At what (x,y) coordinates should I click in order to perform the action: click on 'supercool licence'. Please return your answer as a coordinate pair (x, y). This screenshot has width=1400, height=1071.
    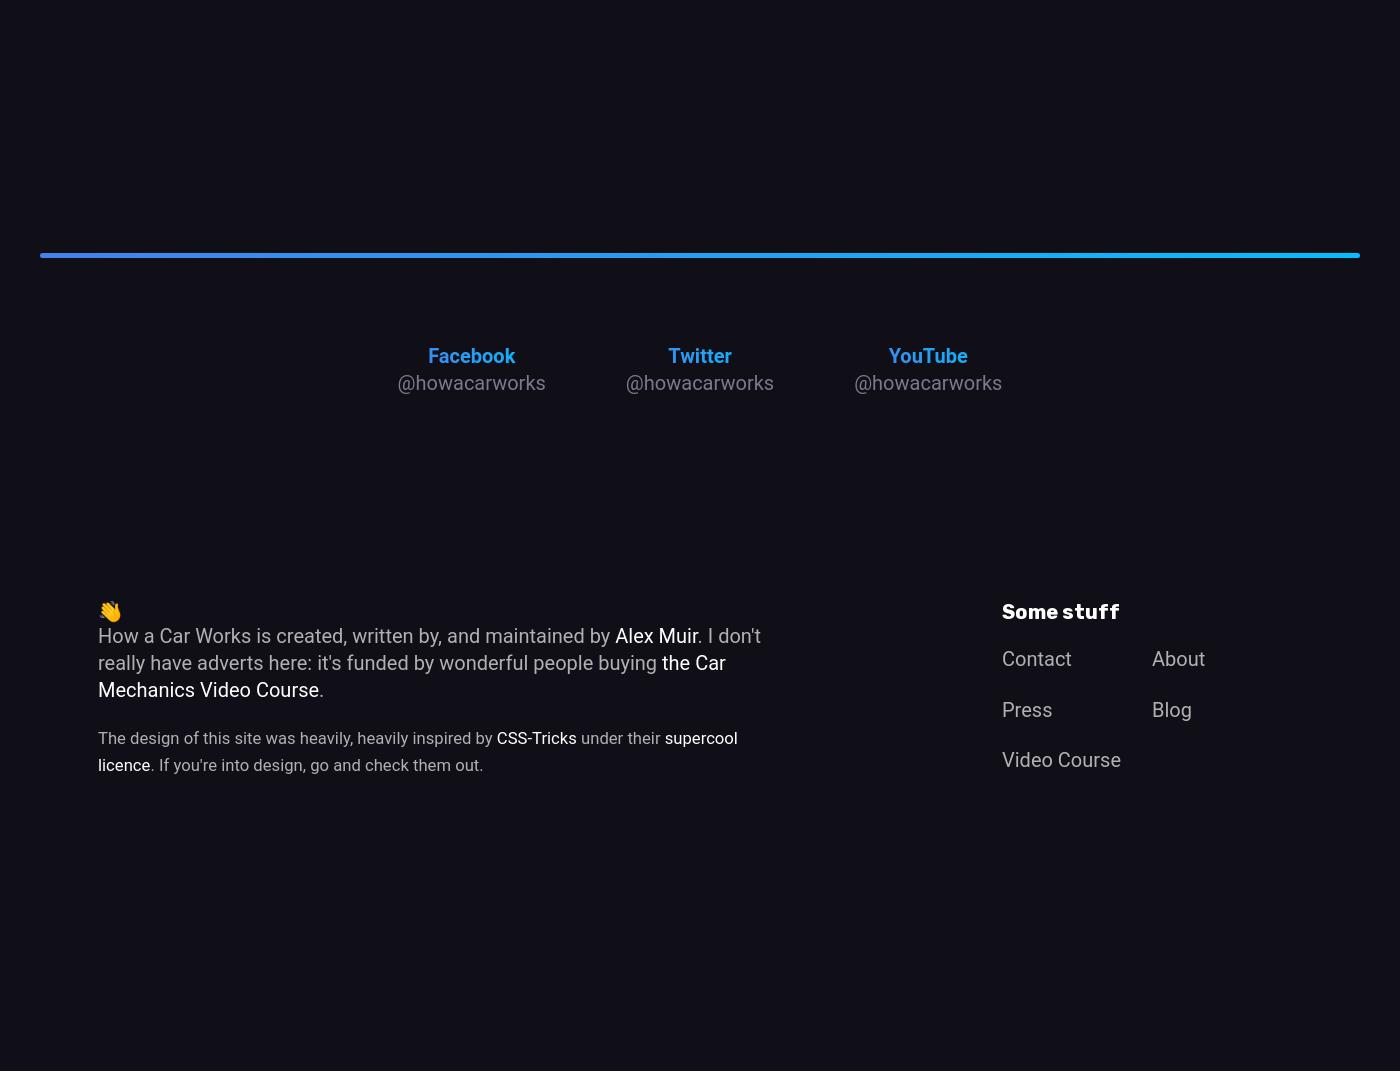
    Looking at the image, I should click on (417, 750).